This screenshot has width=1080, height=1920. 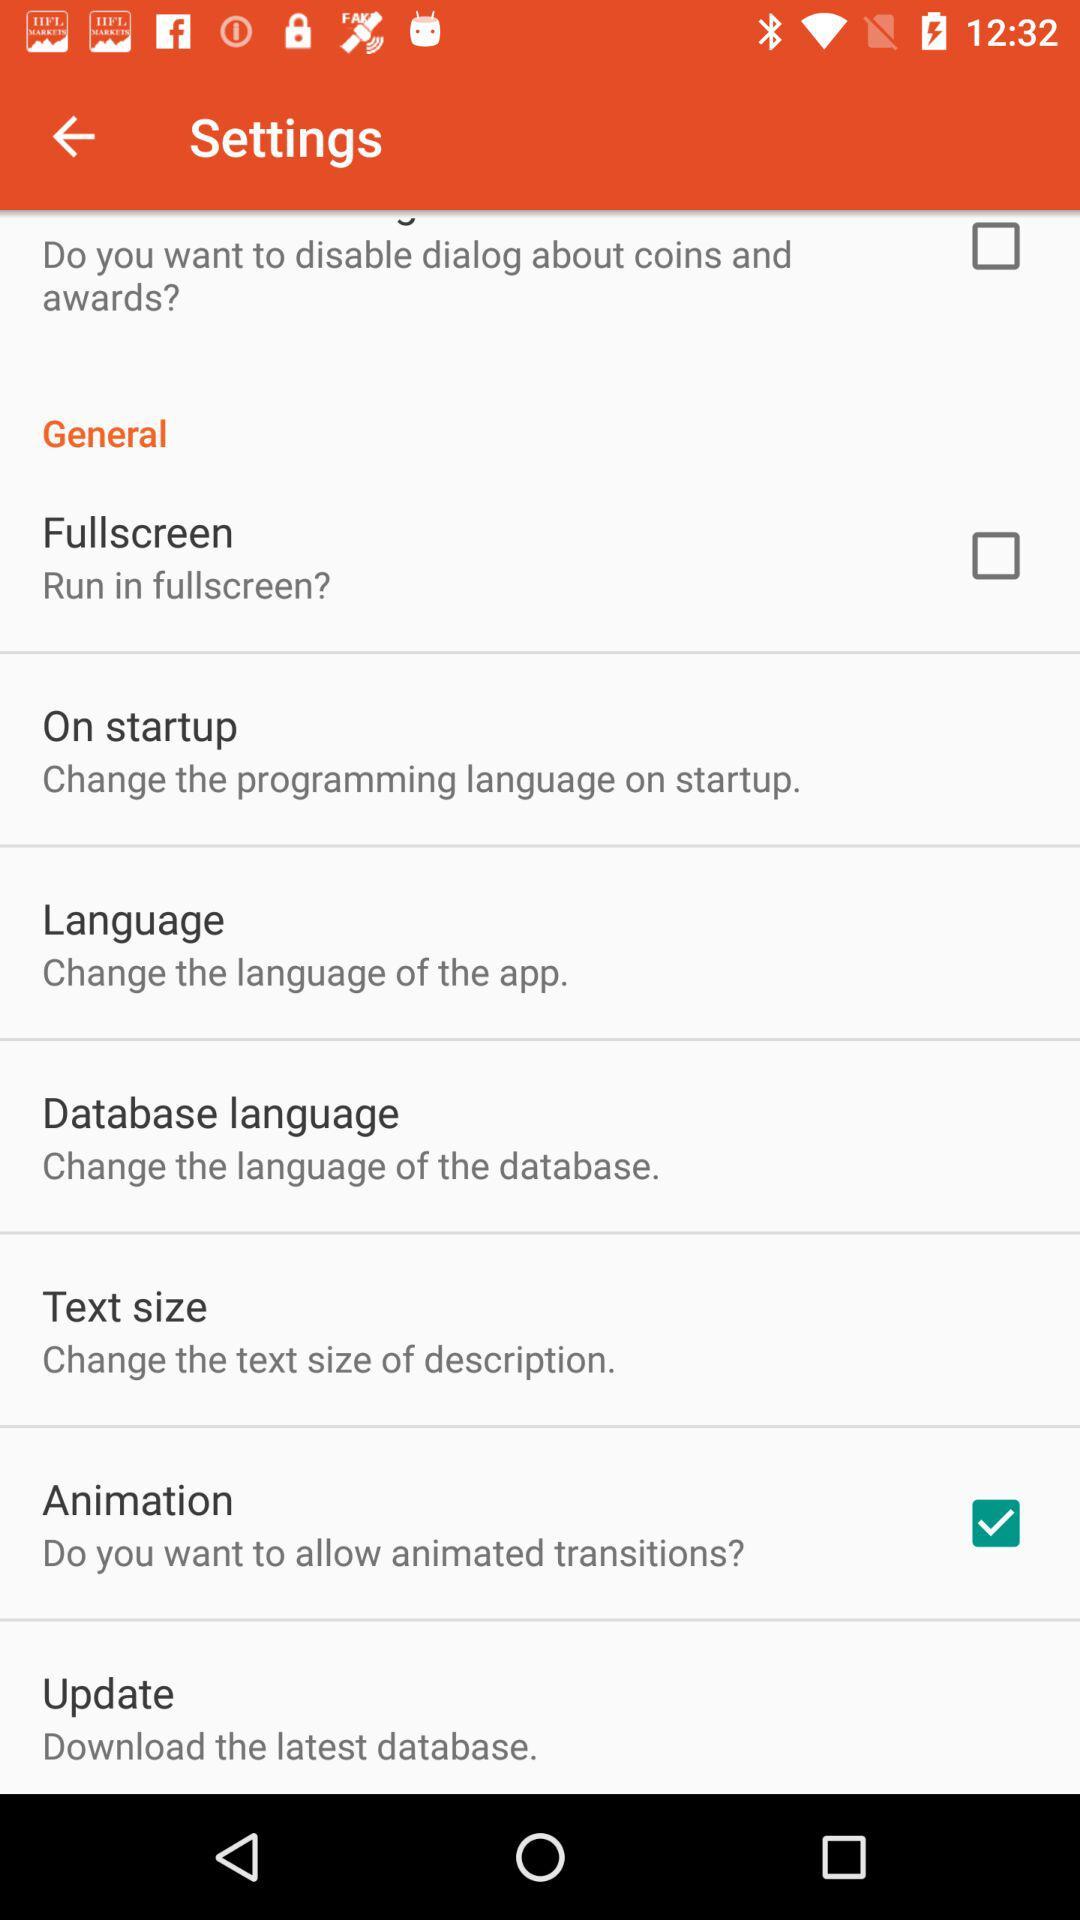 I want to click on the animation icon, so click(x=137, y=1498).